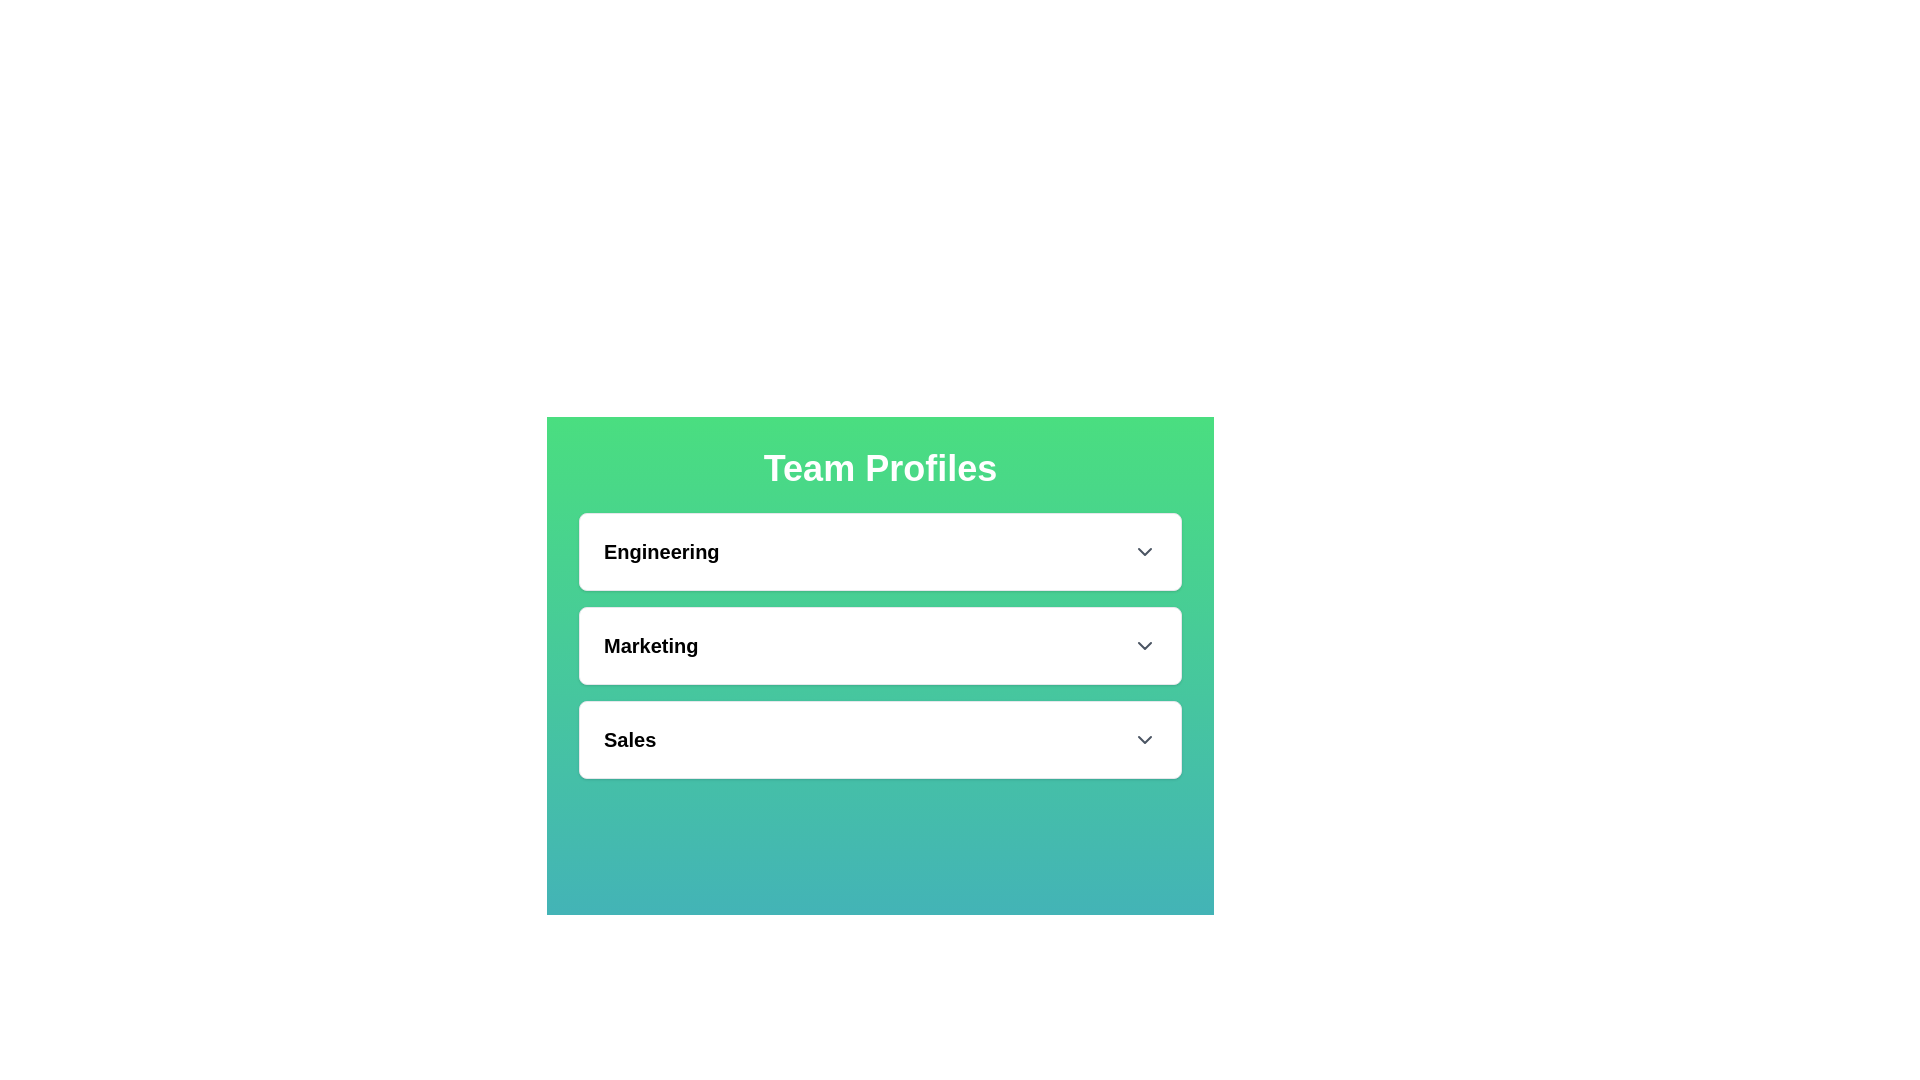 This screenshot has height=1080, width=1920. What do you see at coordinates (661, 551) in the screenshot?
I see `the text label displaying 'Engineering' which is a bold, large font component positioned under the 'Team Profiles' title with a green gradient background` at bounding box center [661, 551].